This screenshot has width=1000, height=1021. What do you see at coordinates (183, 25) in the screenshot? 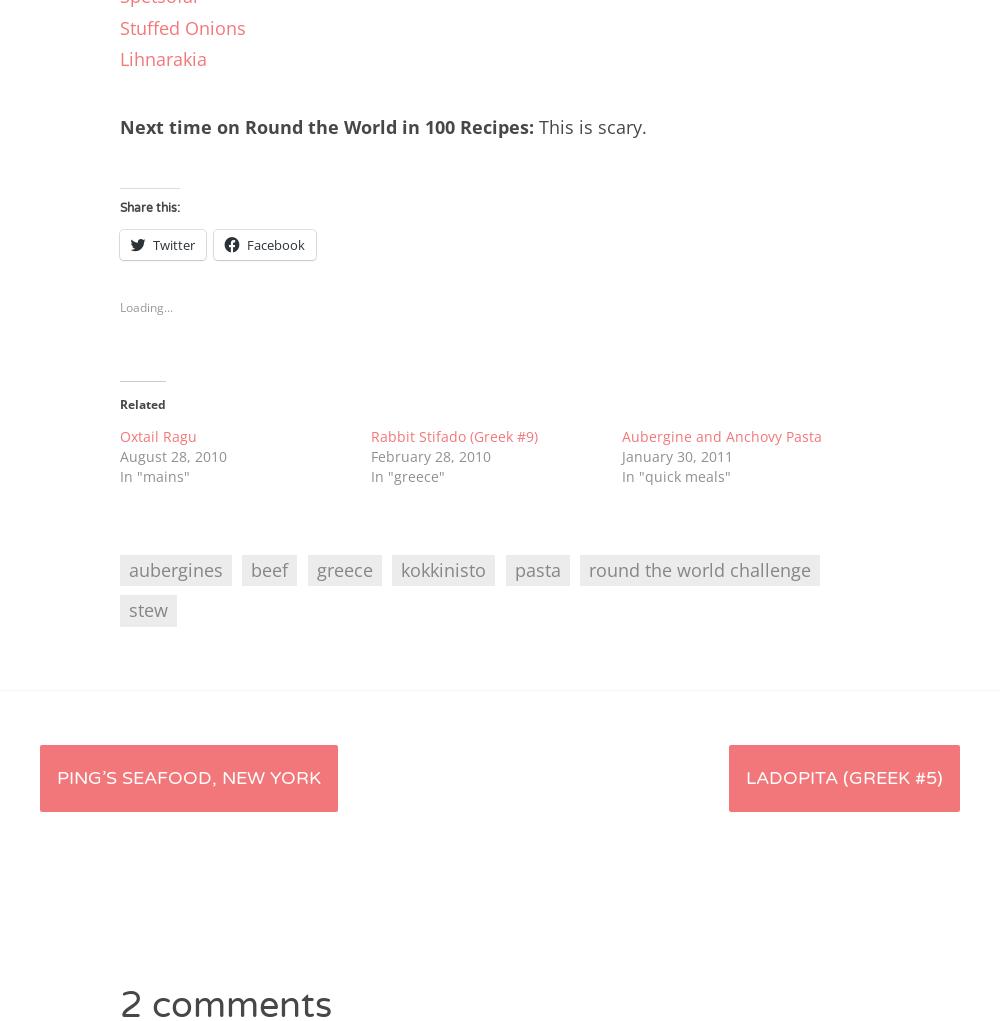
I see `'Stuffed Onions'` at bounding box center [183, 25].